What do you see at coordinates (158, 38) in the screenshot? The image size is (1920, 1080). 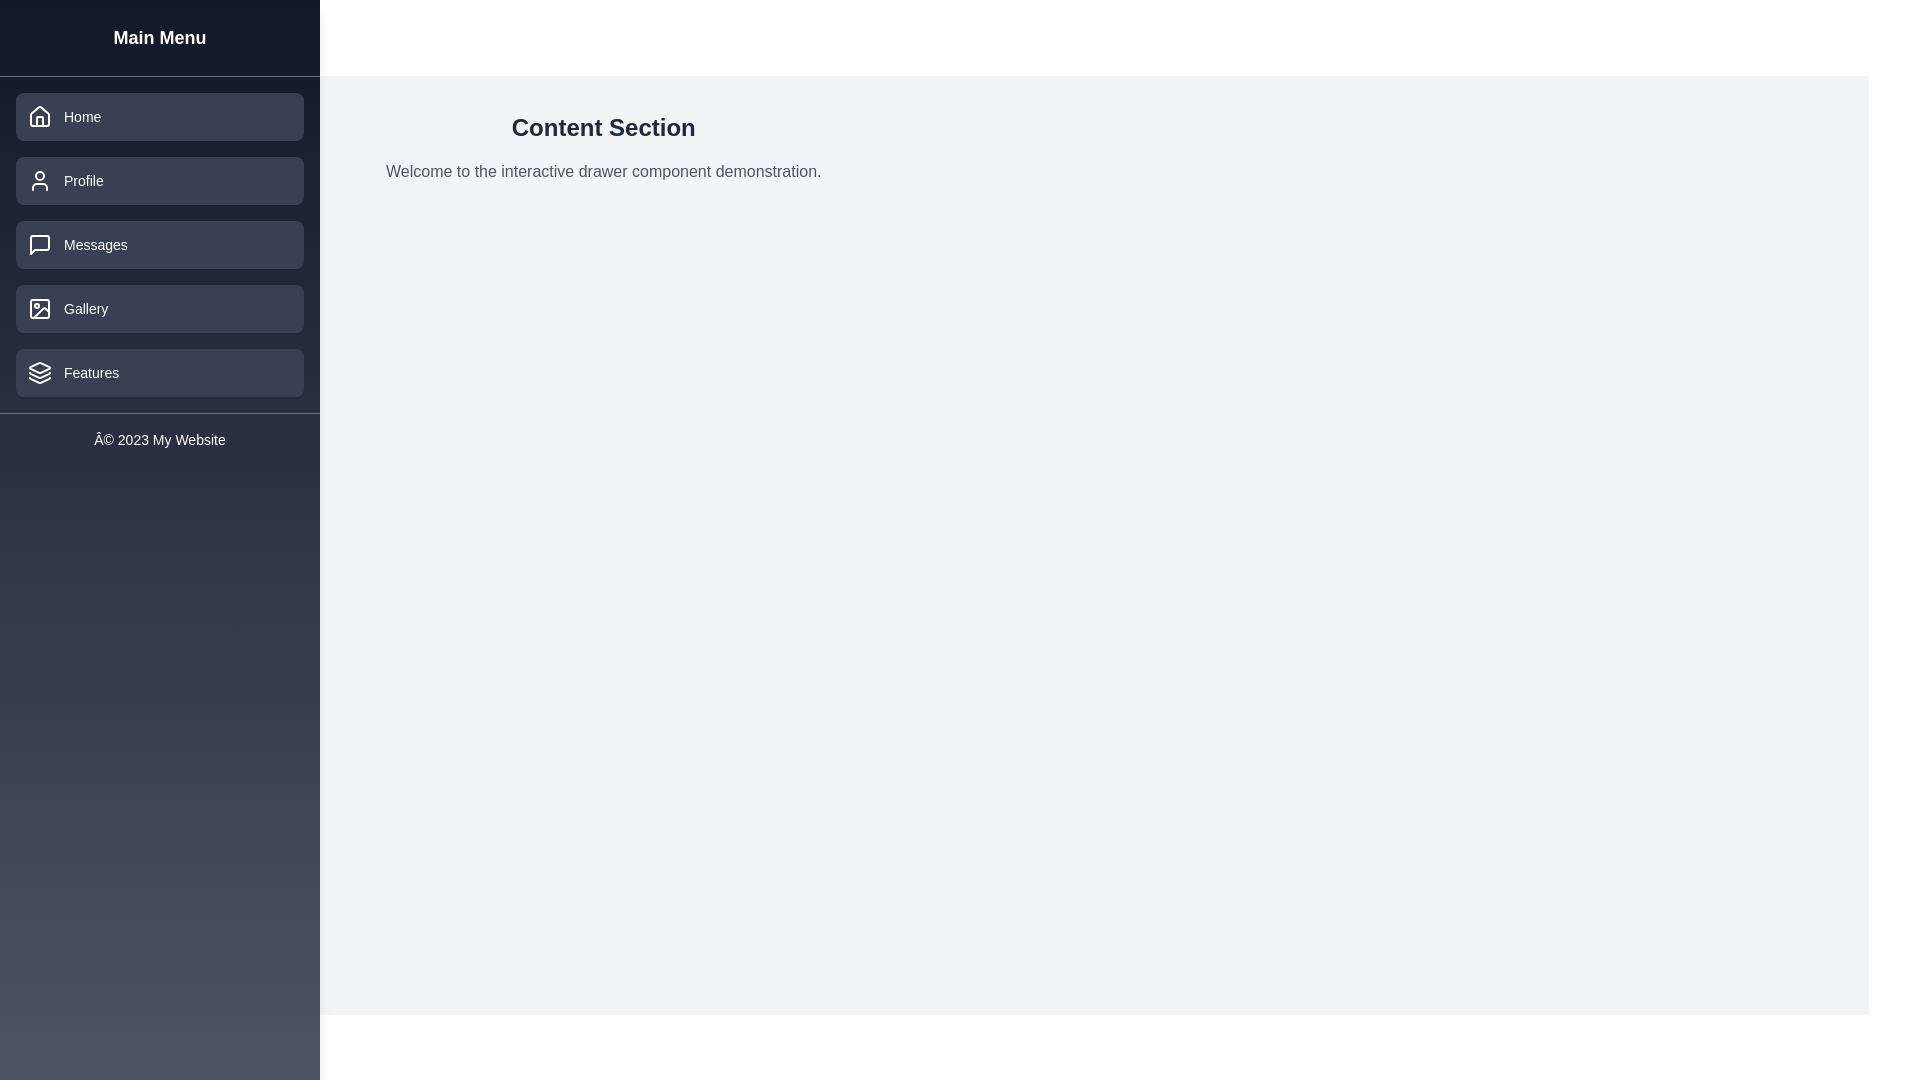 I see `the text label that serves as a heading or title for the sidebar, indicating the main menu options` at bounding box center [158, 38].